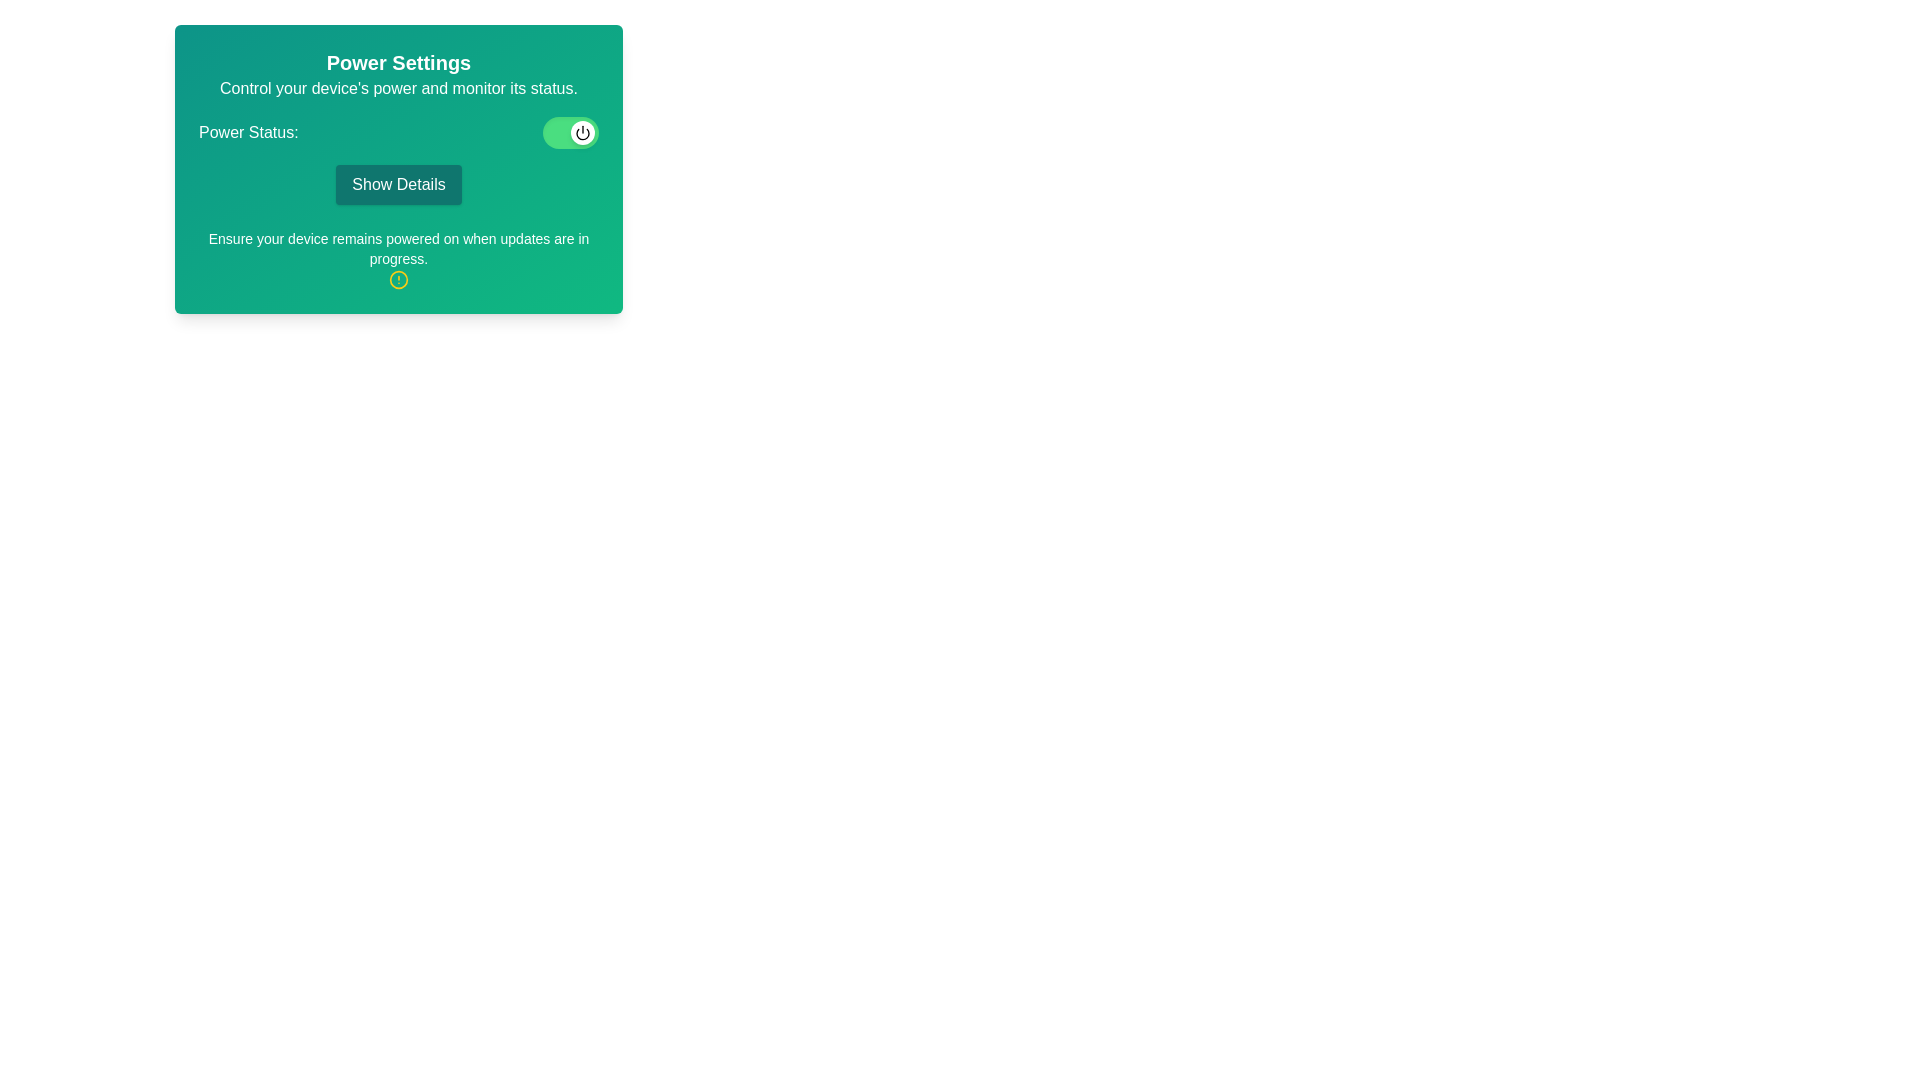 This screenshot has height=1080, width=1920. What do you see at coordinates (398, 280) in the screenshot?
I see `the circular vector graphic element located inside an icon below the 'Ensure your device remains powered on when updates are in progress' text in the 'Power Settings' dialog window` at bounding box center [398, 280].